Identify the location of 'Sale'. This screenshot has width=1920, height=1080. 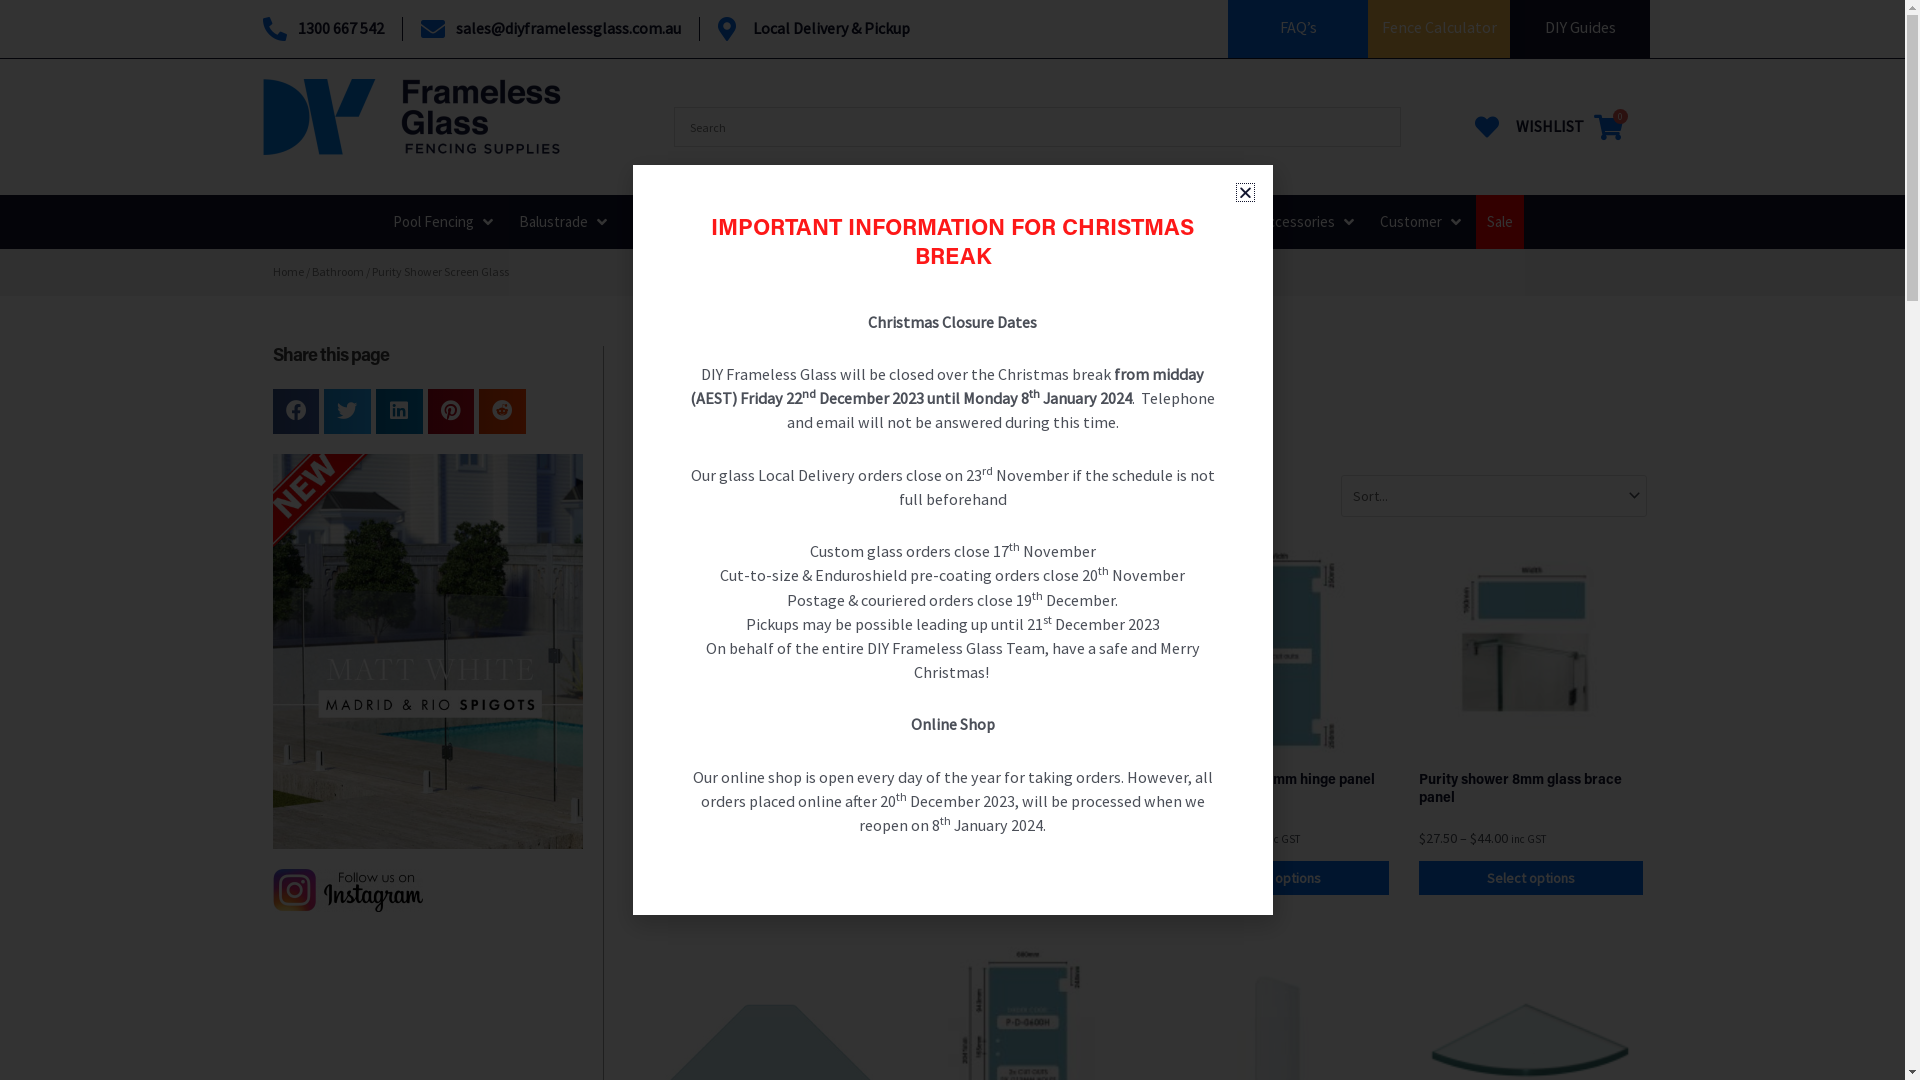
(1498, 222).